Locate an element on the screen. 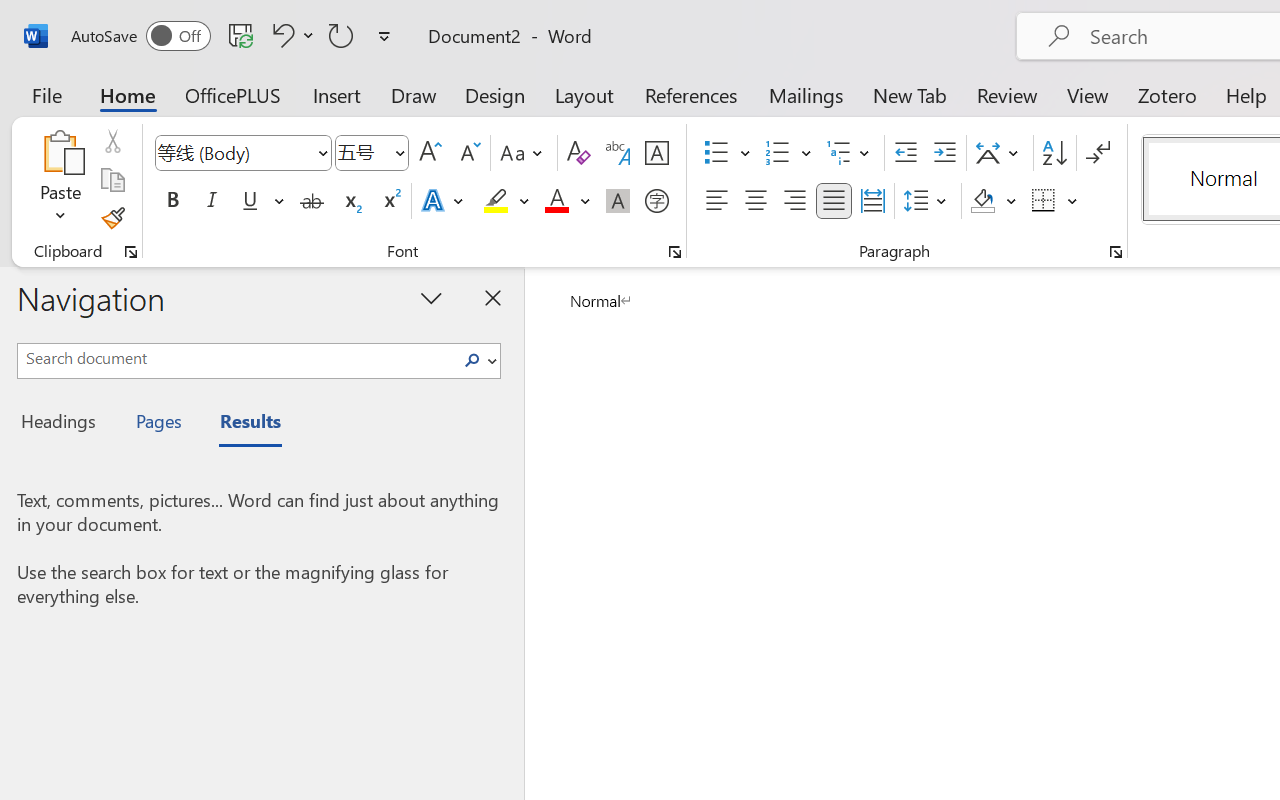 Image resolution: width=1280 pixels, height=800 pixels. 'Decrease Indent' is located at coordinates (905, 153).